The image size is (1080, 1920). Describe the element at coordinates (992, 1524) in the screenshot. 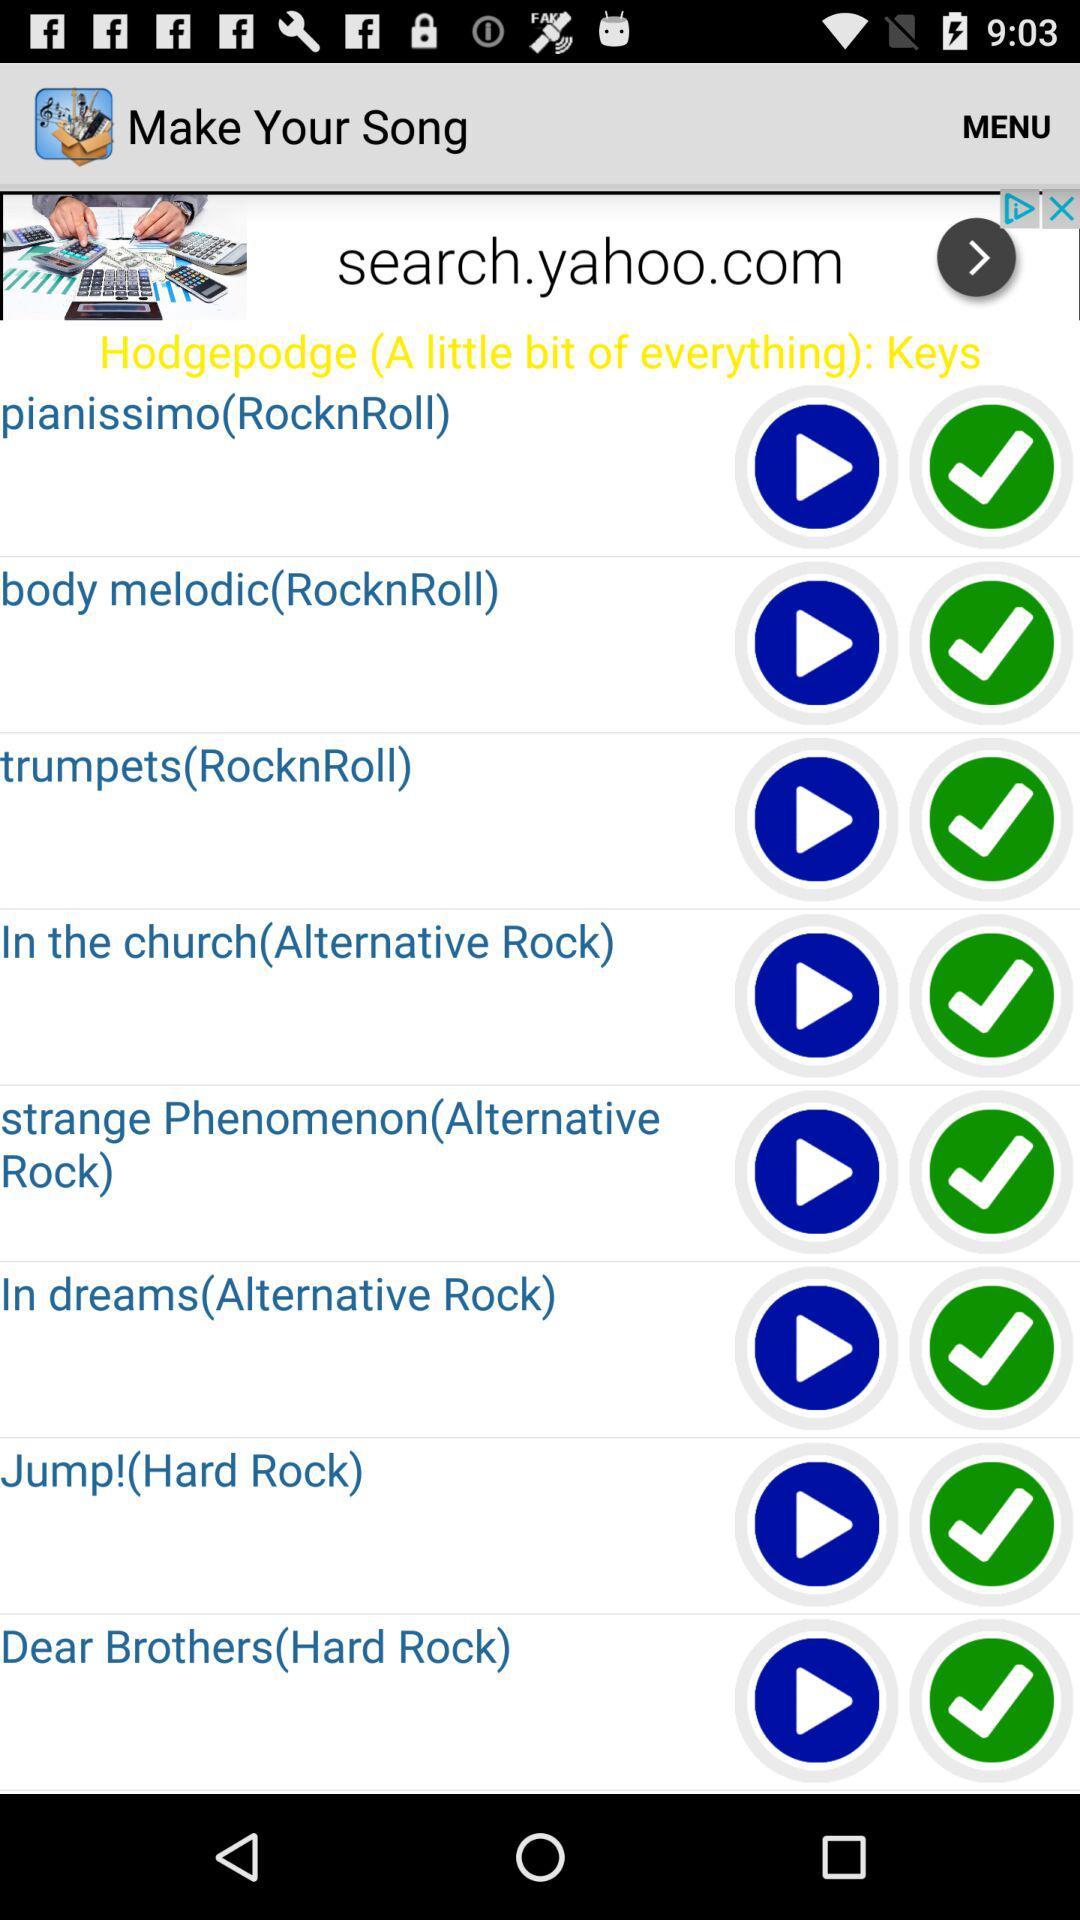

I see `jump` at that location.